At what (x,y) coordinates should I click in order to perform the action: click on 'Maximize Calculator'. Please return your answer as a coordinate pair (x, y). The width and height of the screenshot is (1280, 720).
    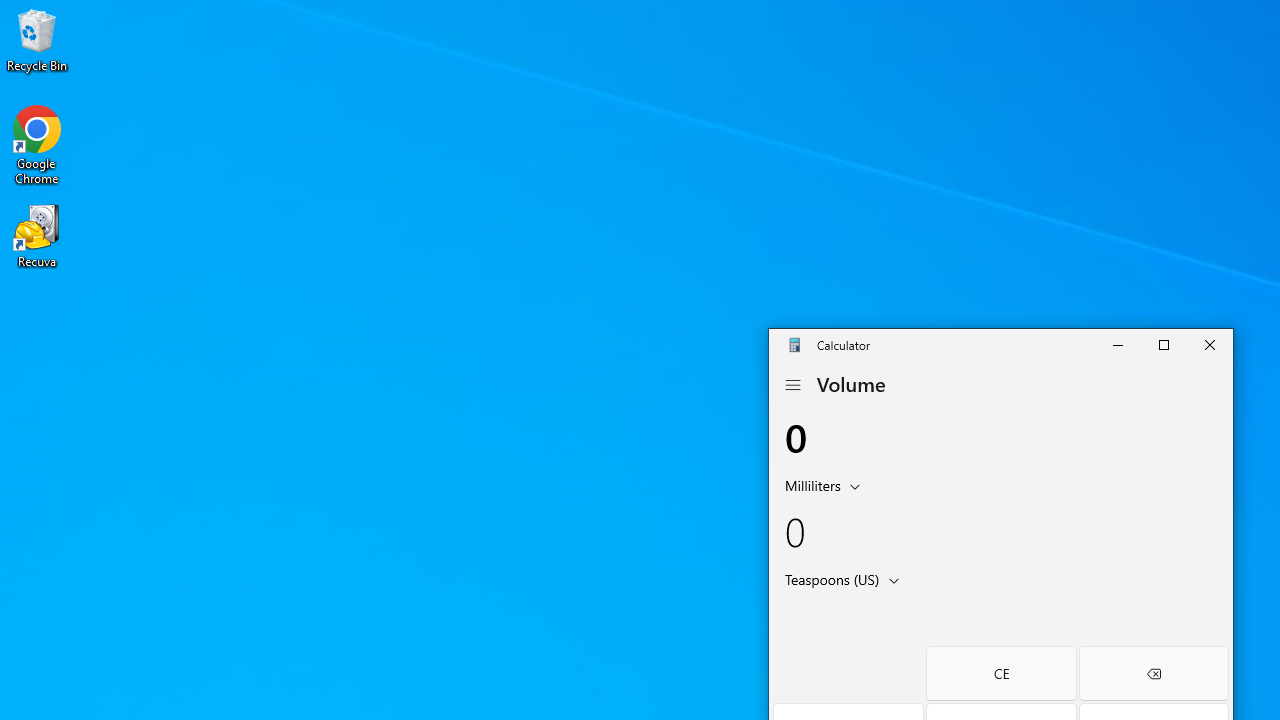
    Looking at the image, I should click on (1163, 343).